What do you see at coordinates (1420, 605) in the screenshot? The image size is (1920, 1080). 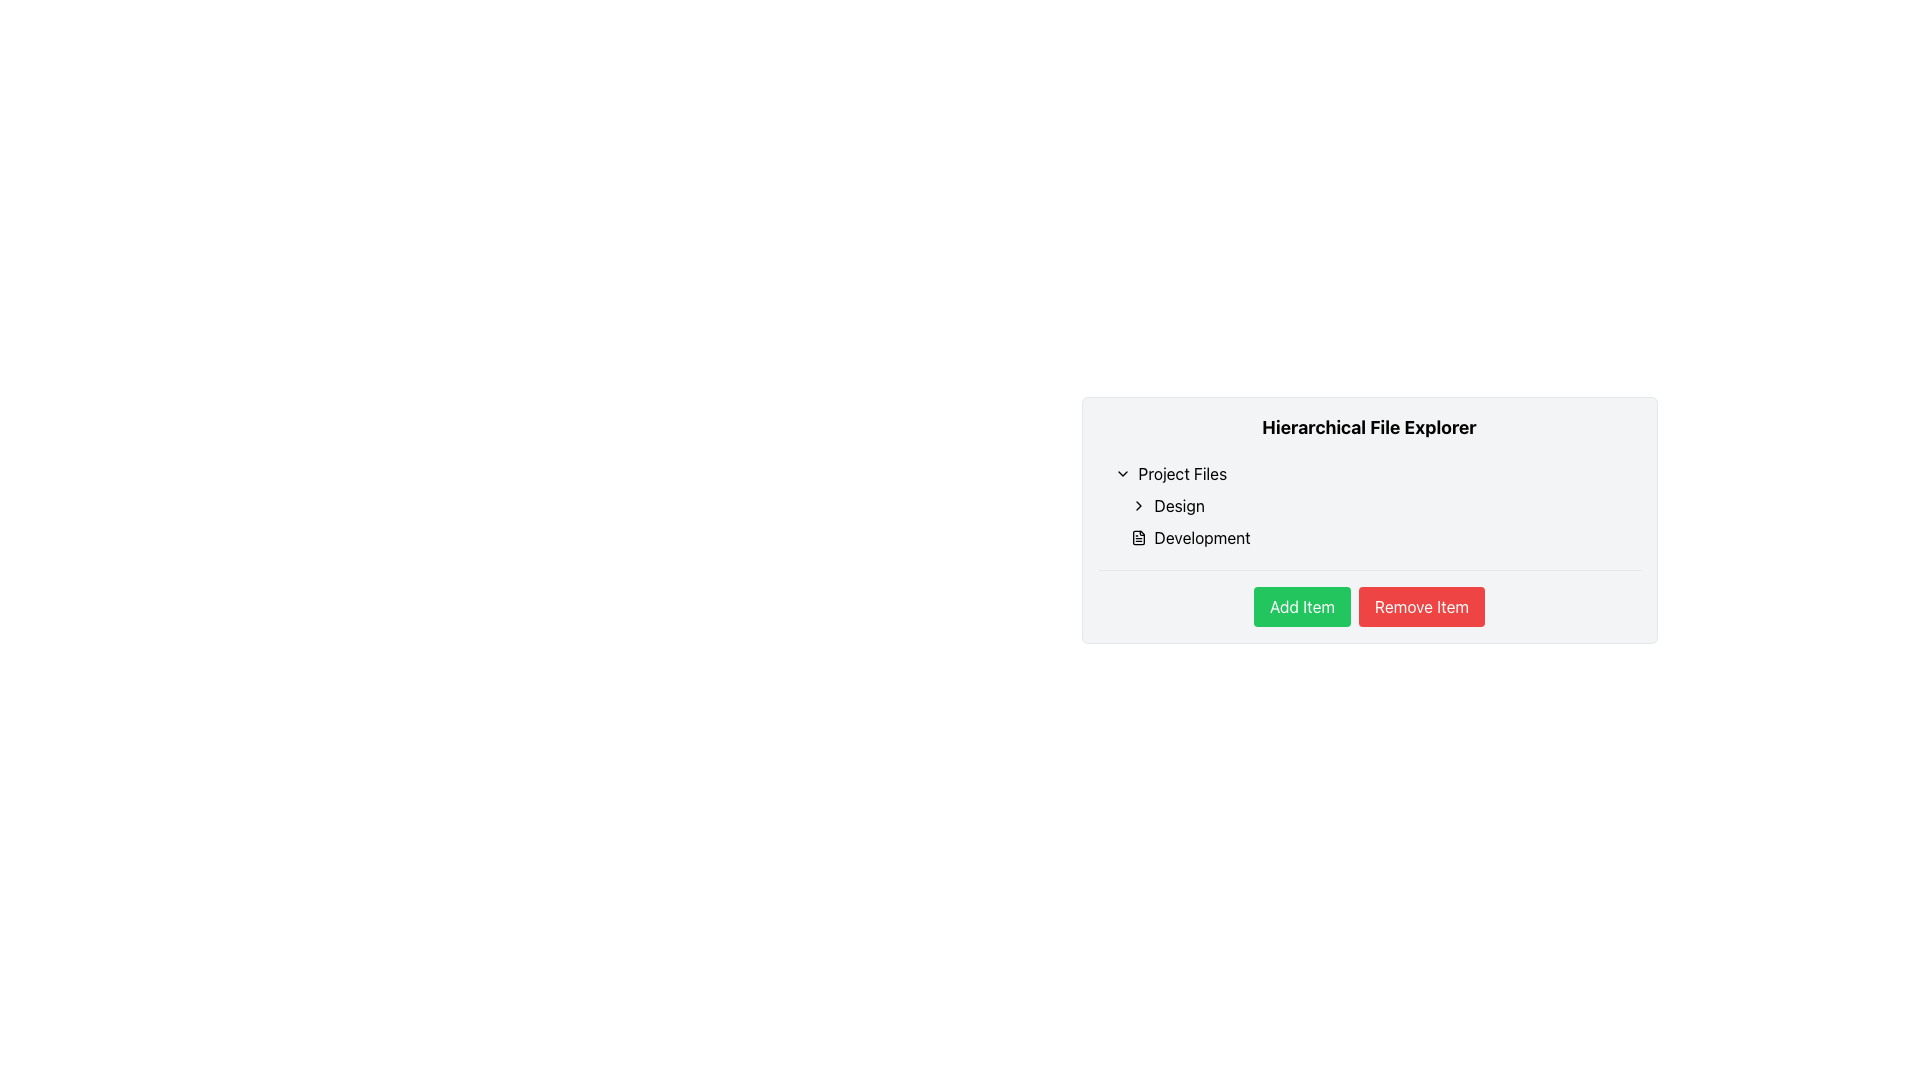 I see `the red 'Remove Item' button, which is the second button located directly to the right of the green 'Add Item' button, to change its visual state` at bounding box center [1420, 605].